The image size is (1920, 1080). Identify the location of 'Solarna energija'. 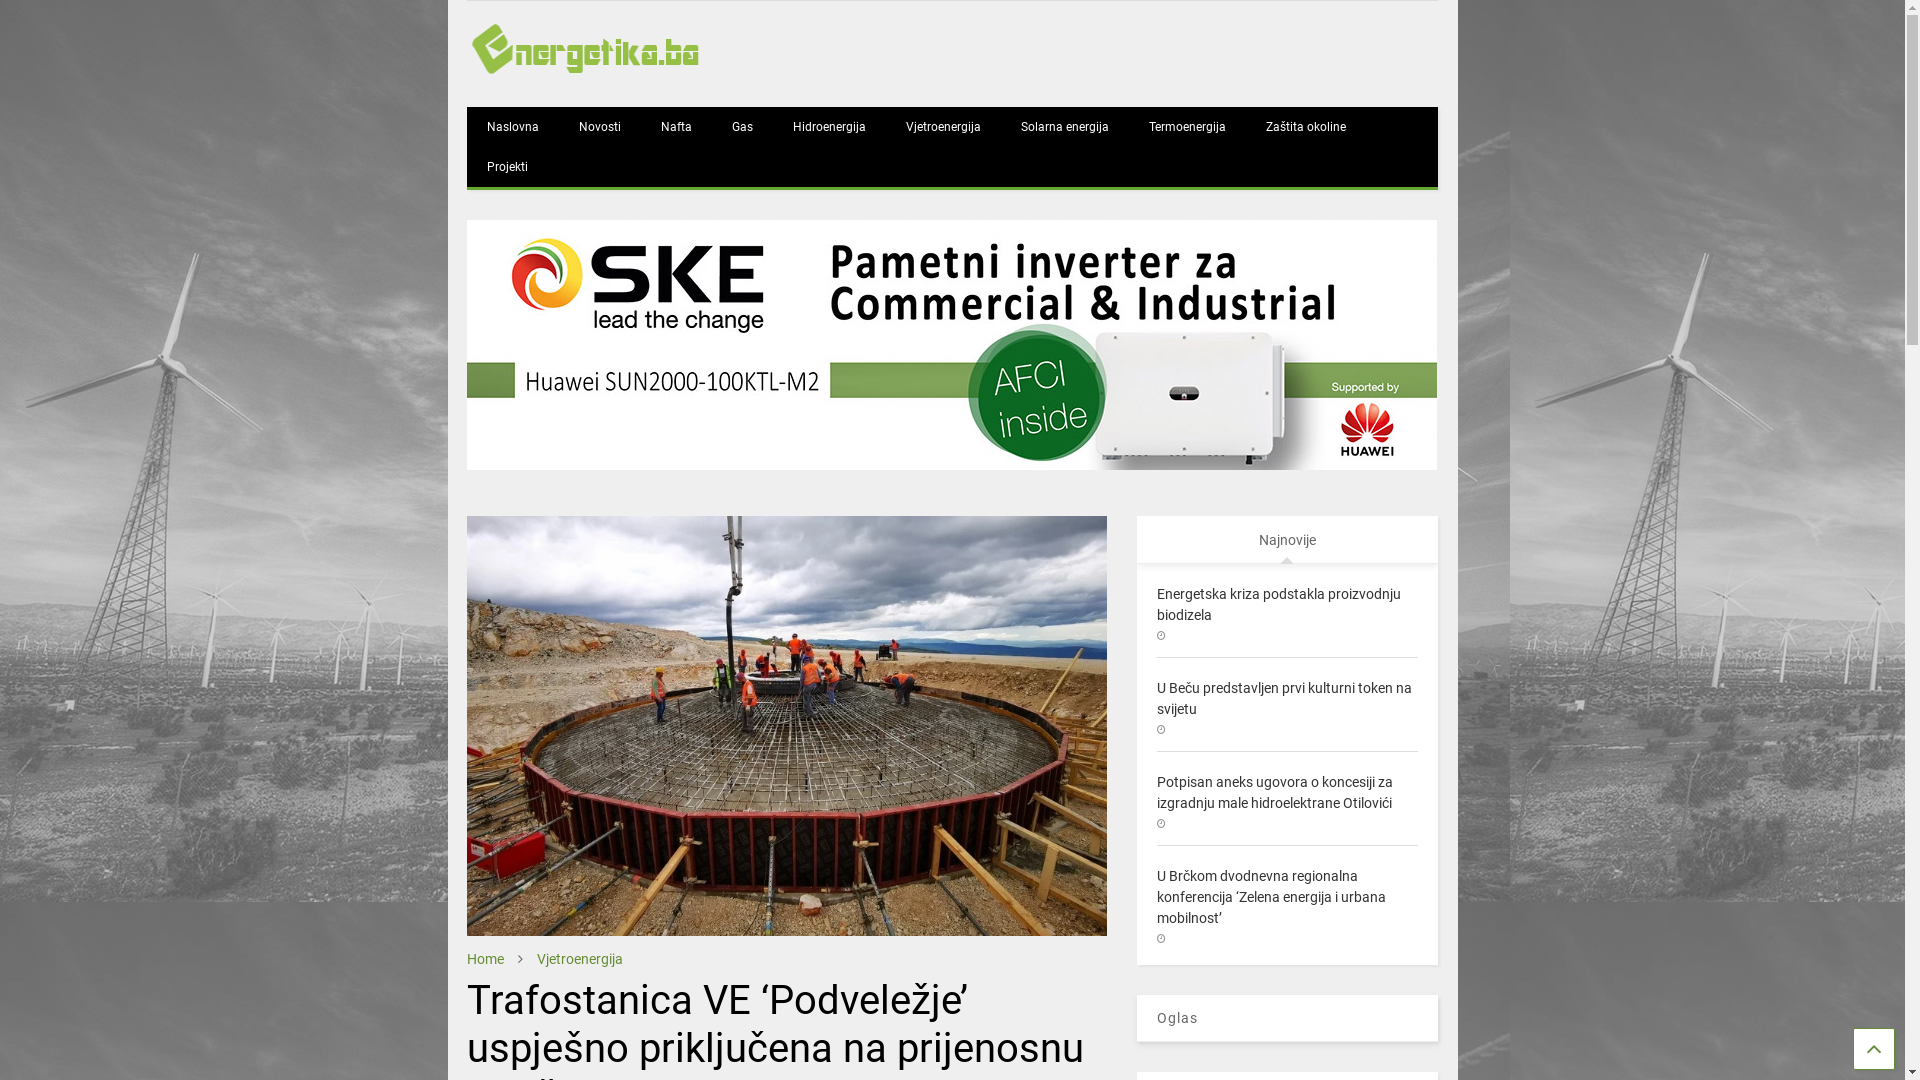
(1064, 127).